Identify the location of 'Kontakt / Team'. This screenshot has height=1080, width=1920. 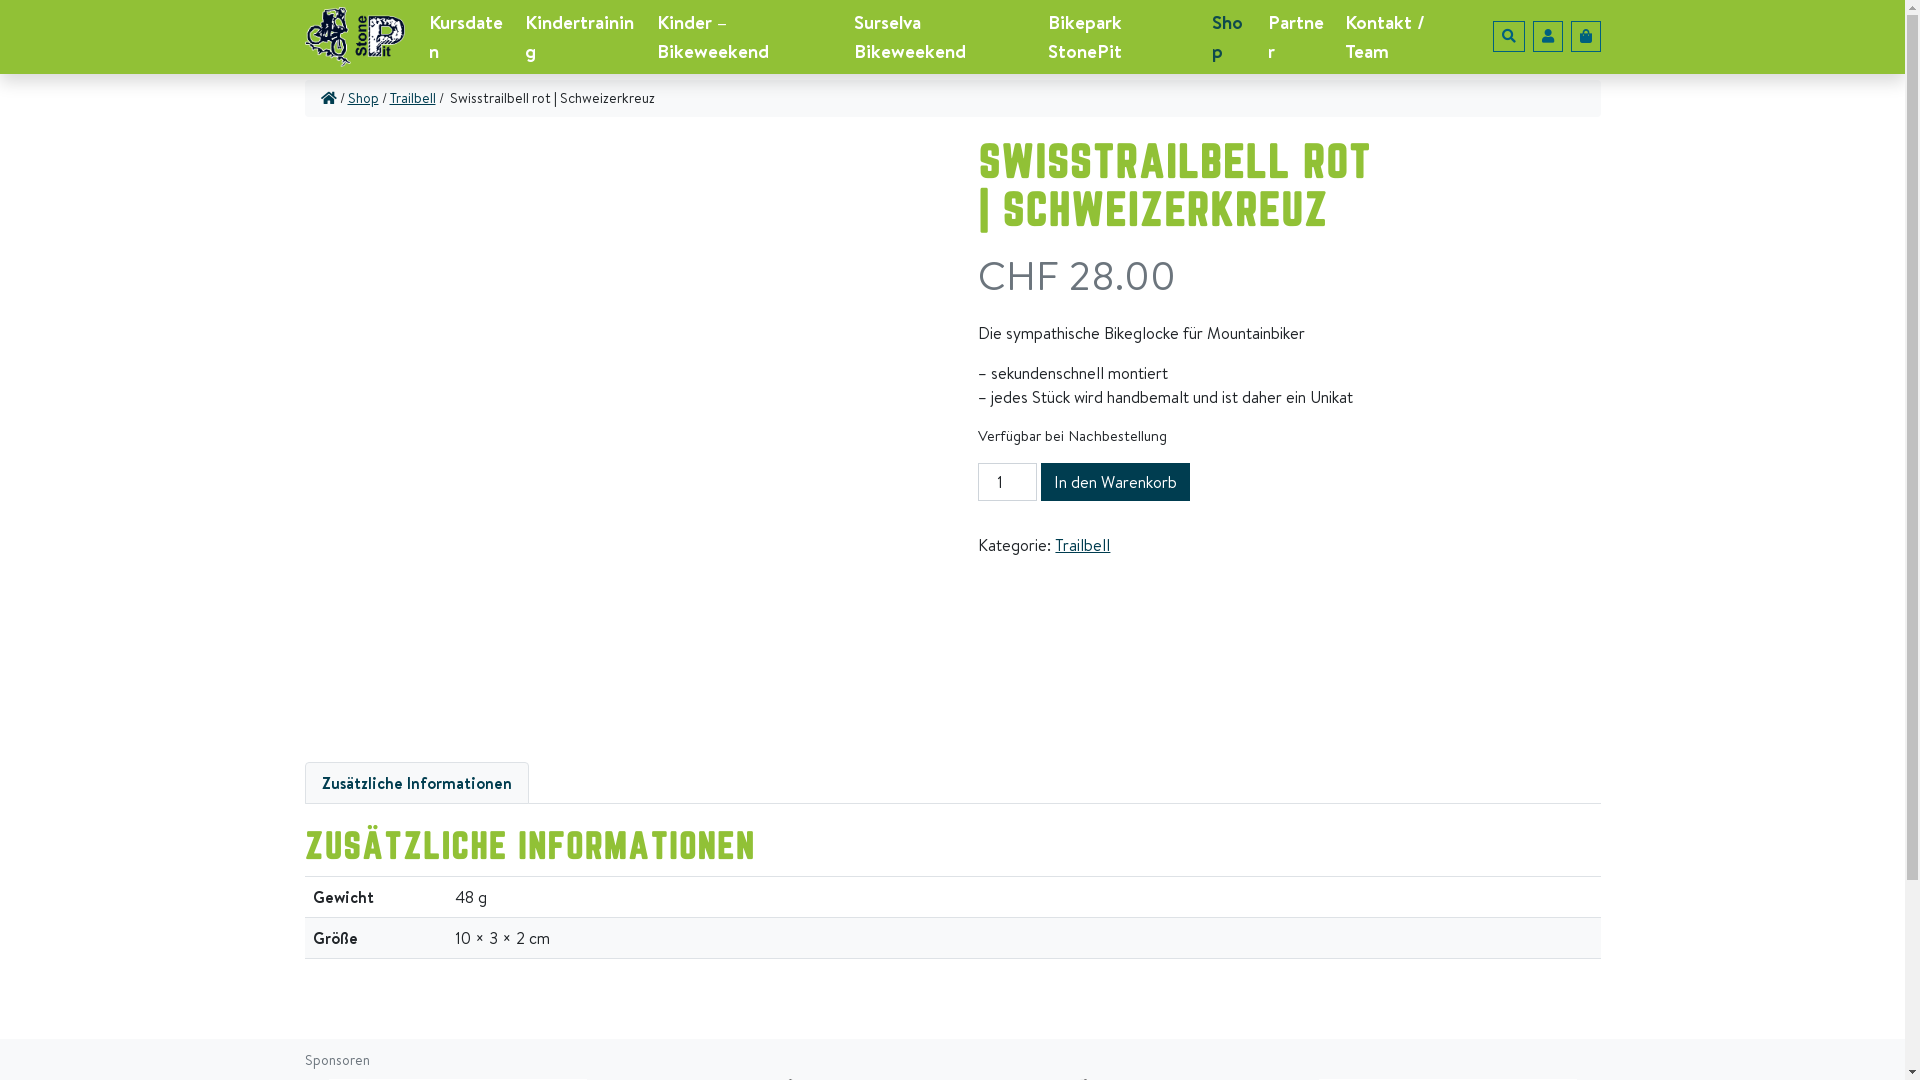
(1401, 37).